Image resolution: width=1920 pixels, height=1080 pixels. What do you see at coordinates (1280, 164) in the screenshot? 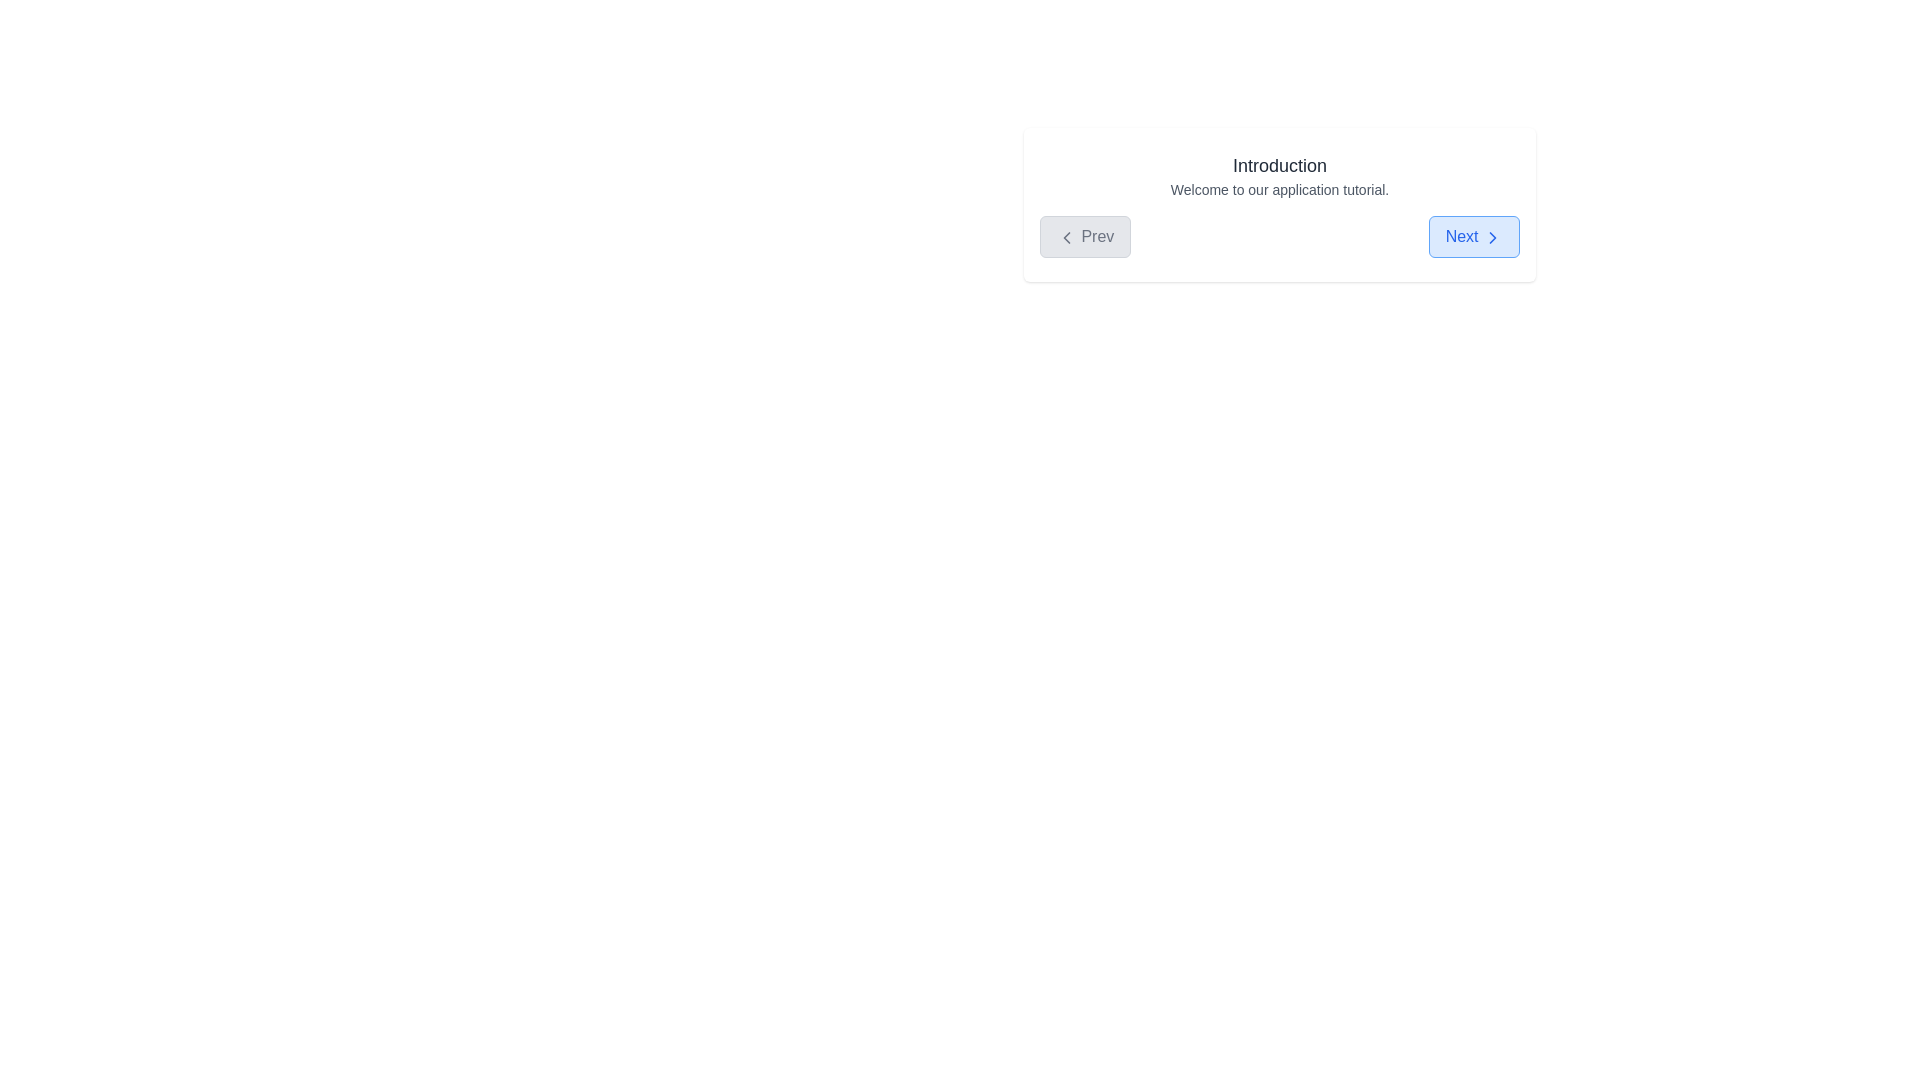
I see `the header label that serves as the title for the section, providing clarity about the page content, located centrally above the text 'Welcome to our application tutorial.'` at bounding box center [1280, 164].